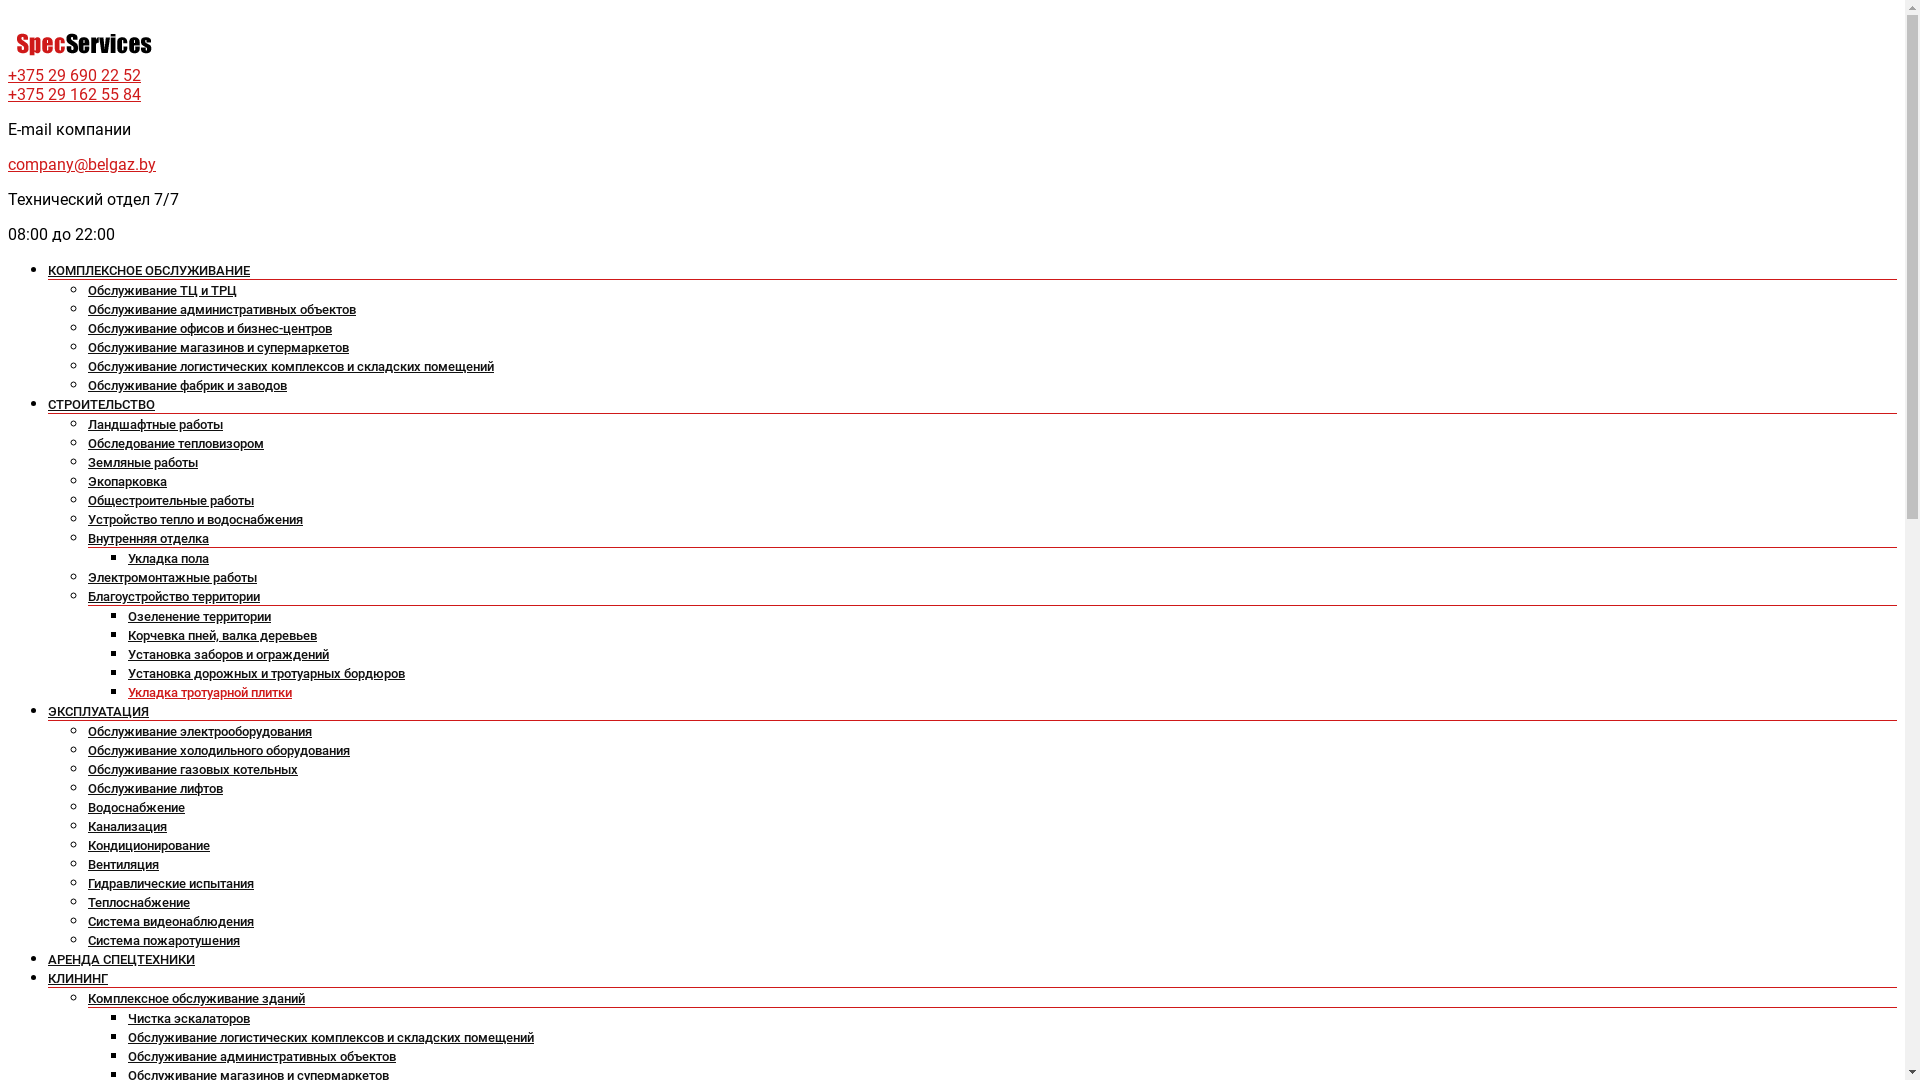 The height and width of the screenshot is (1080, 1920). What do you see at coordinates (74, 74) in the screenshot?
I see `'+375 29 690 22 52'` at bounding box center [74, 74].